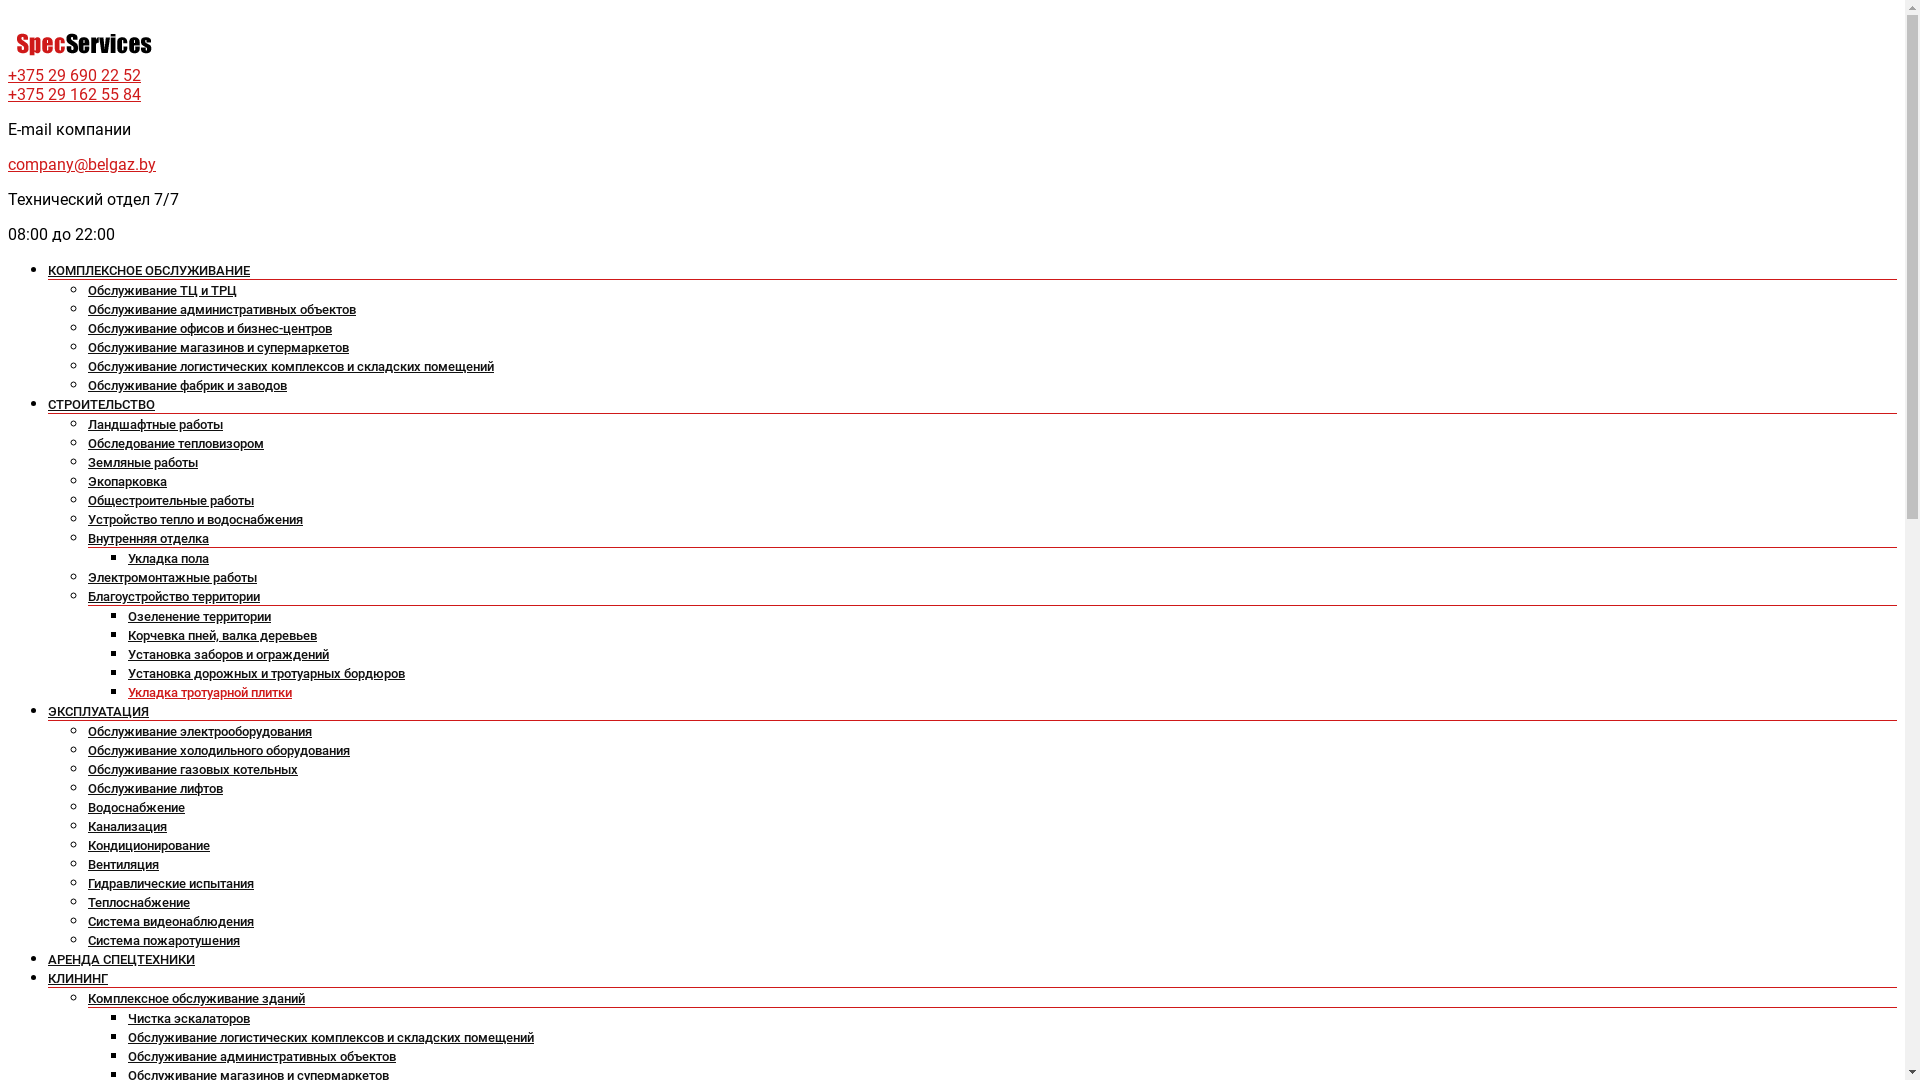 The height and width of the screenshot is (1080, 1920). What do you see at coordinates (74, 74) in the screenshot?
I see `'+375 29 690 22 52'` at bounding box center [74, 74].